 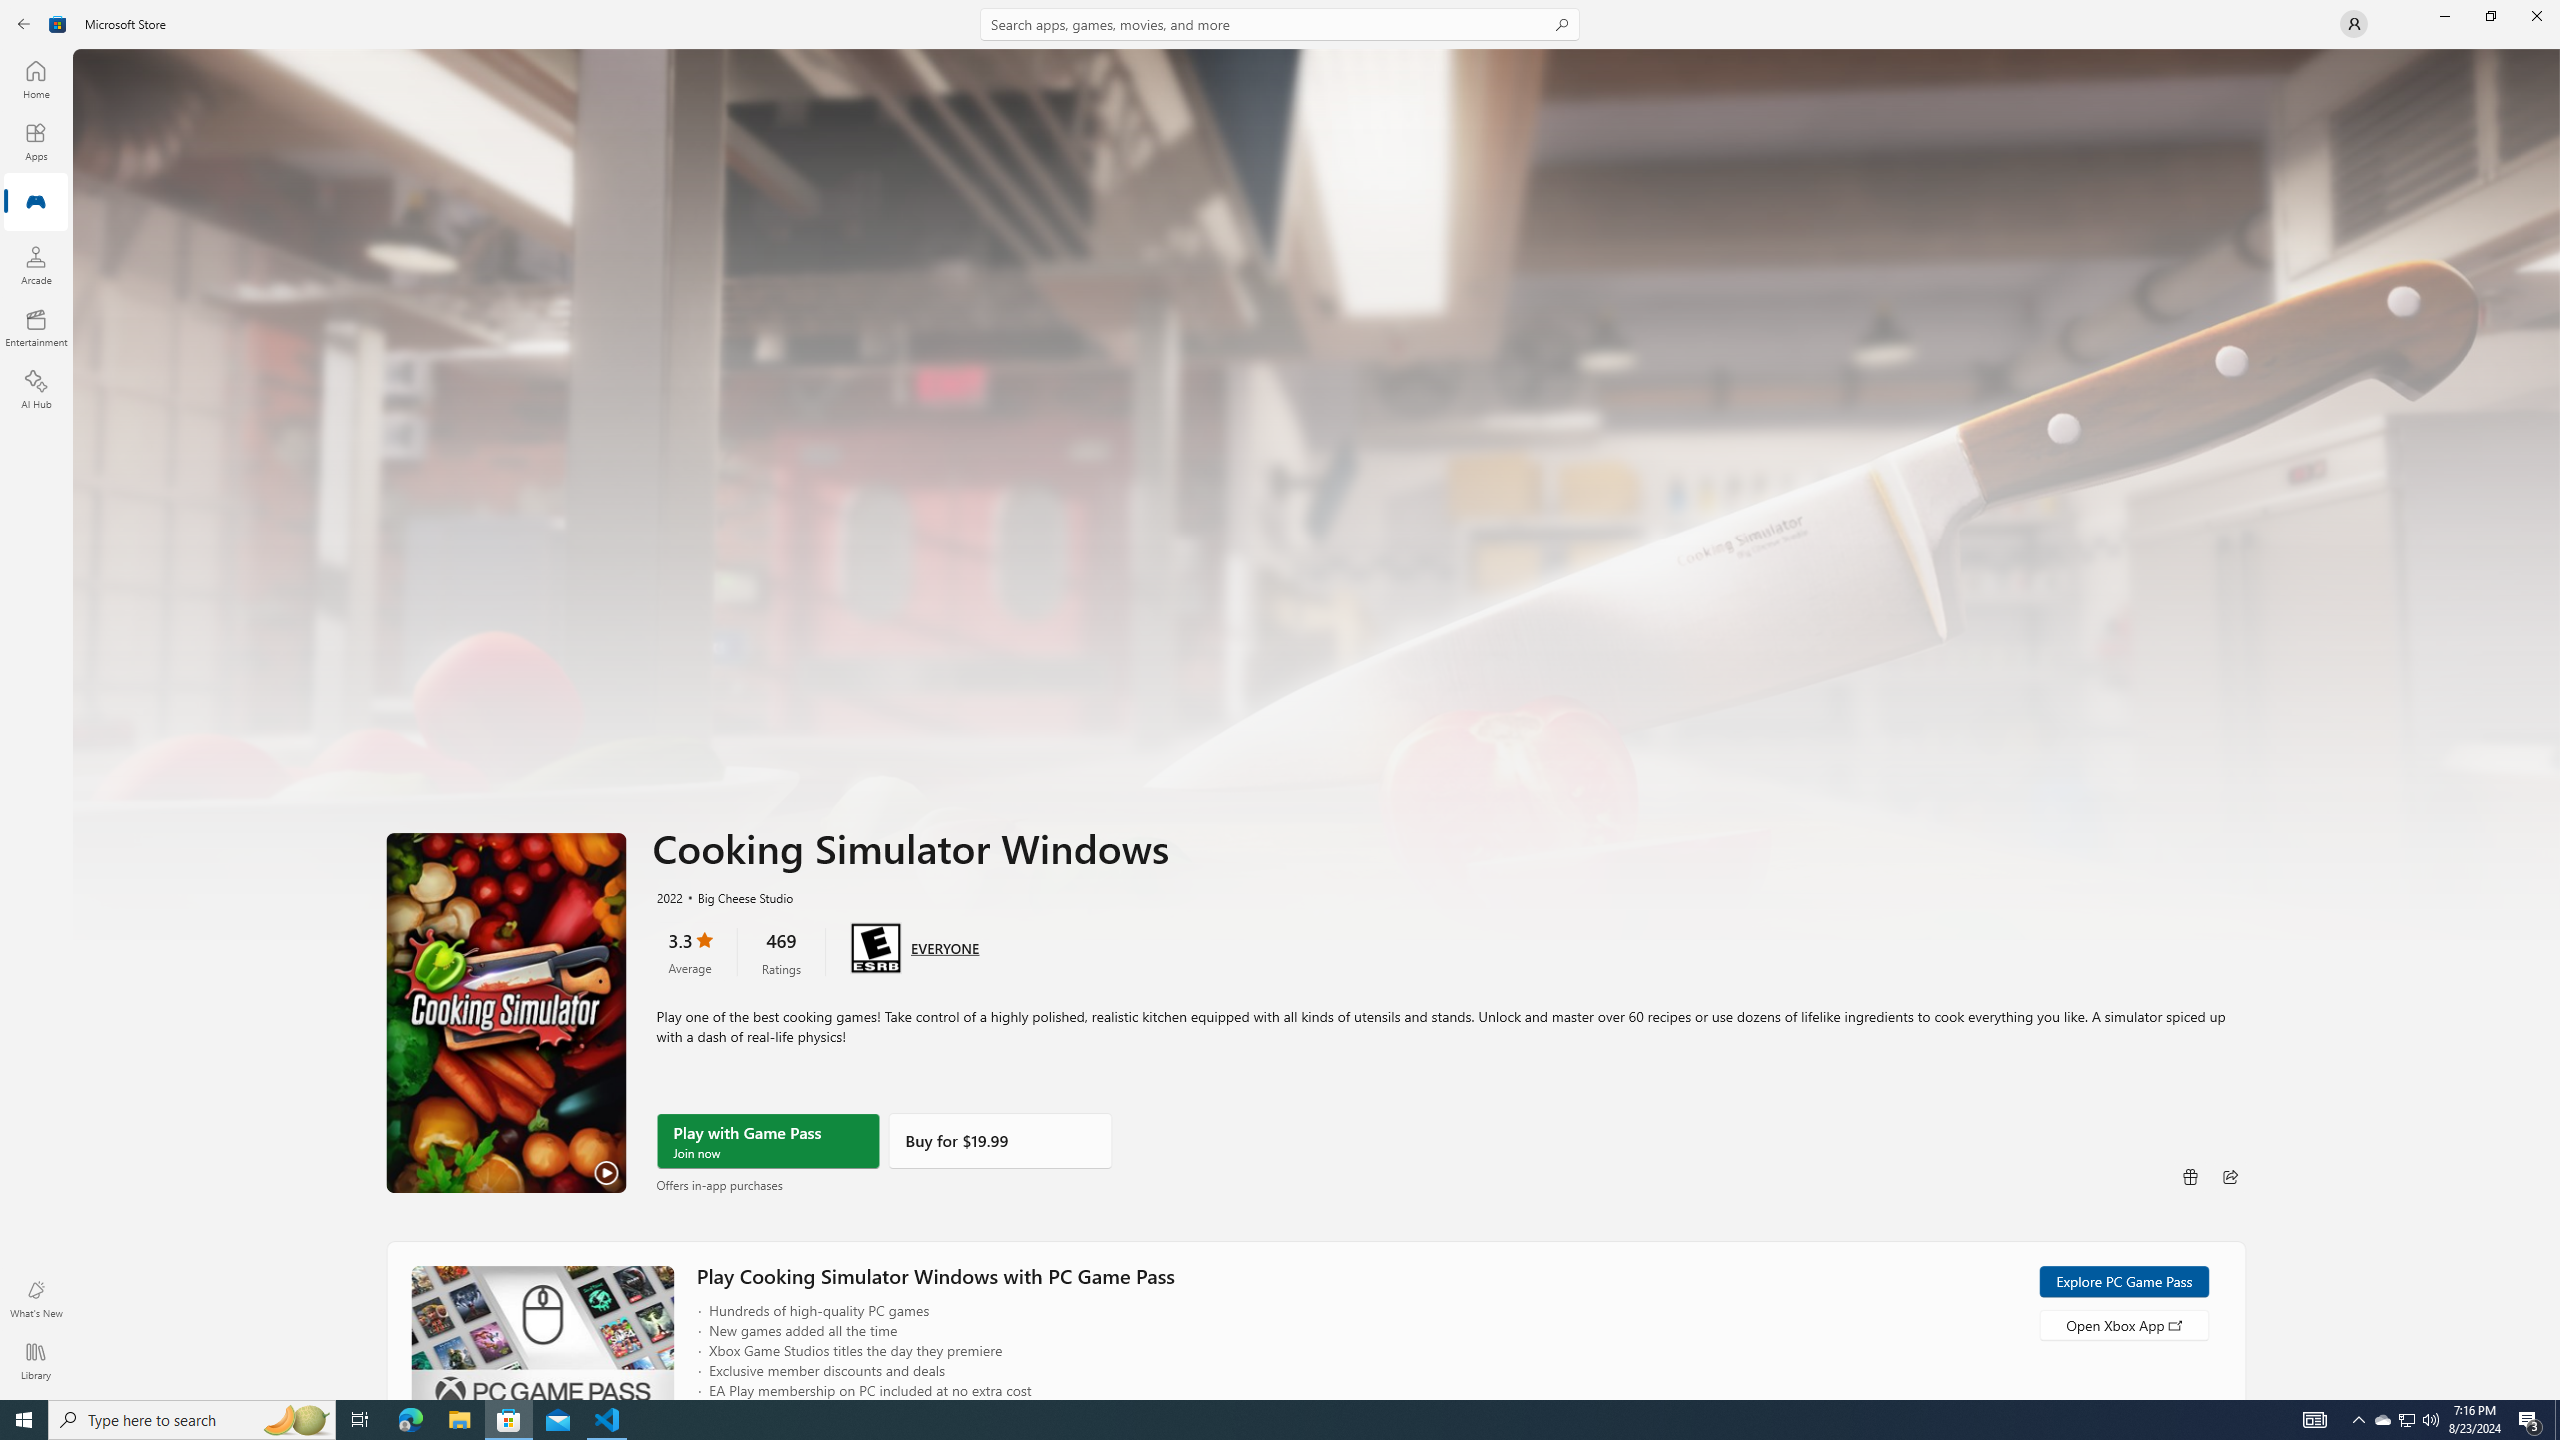 What do you see at coordinates (34, 388) in the screenshot?
I see `'AI Hub'` at bounding box center [34, 388].